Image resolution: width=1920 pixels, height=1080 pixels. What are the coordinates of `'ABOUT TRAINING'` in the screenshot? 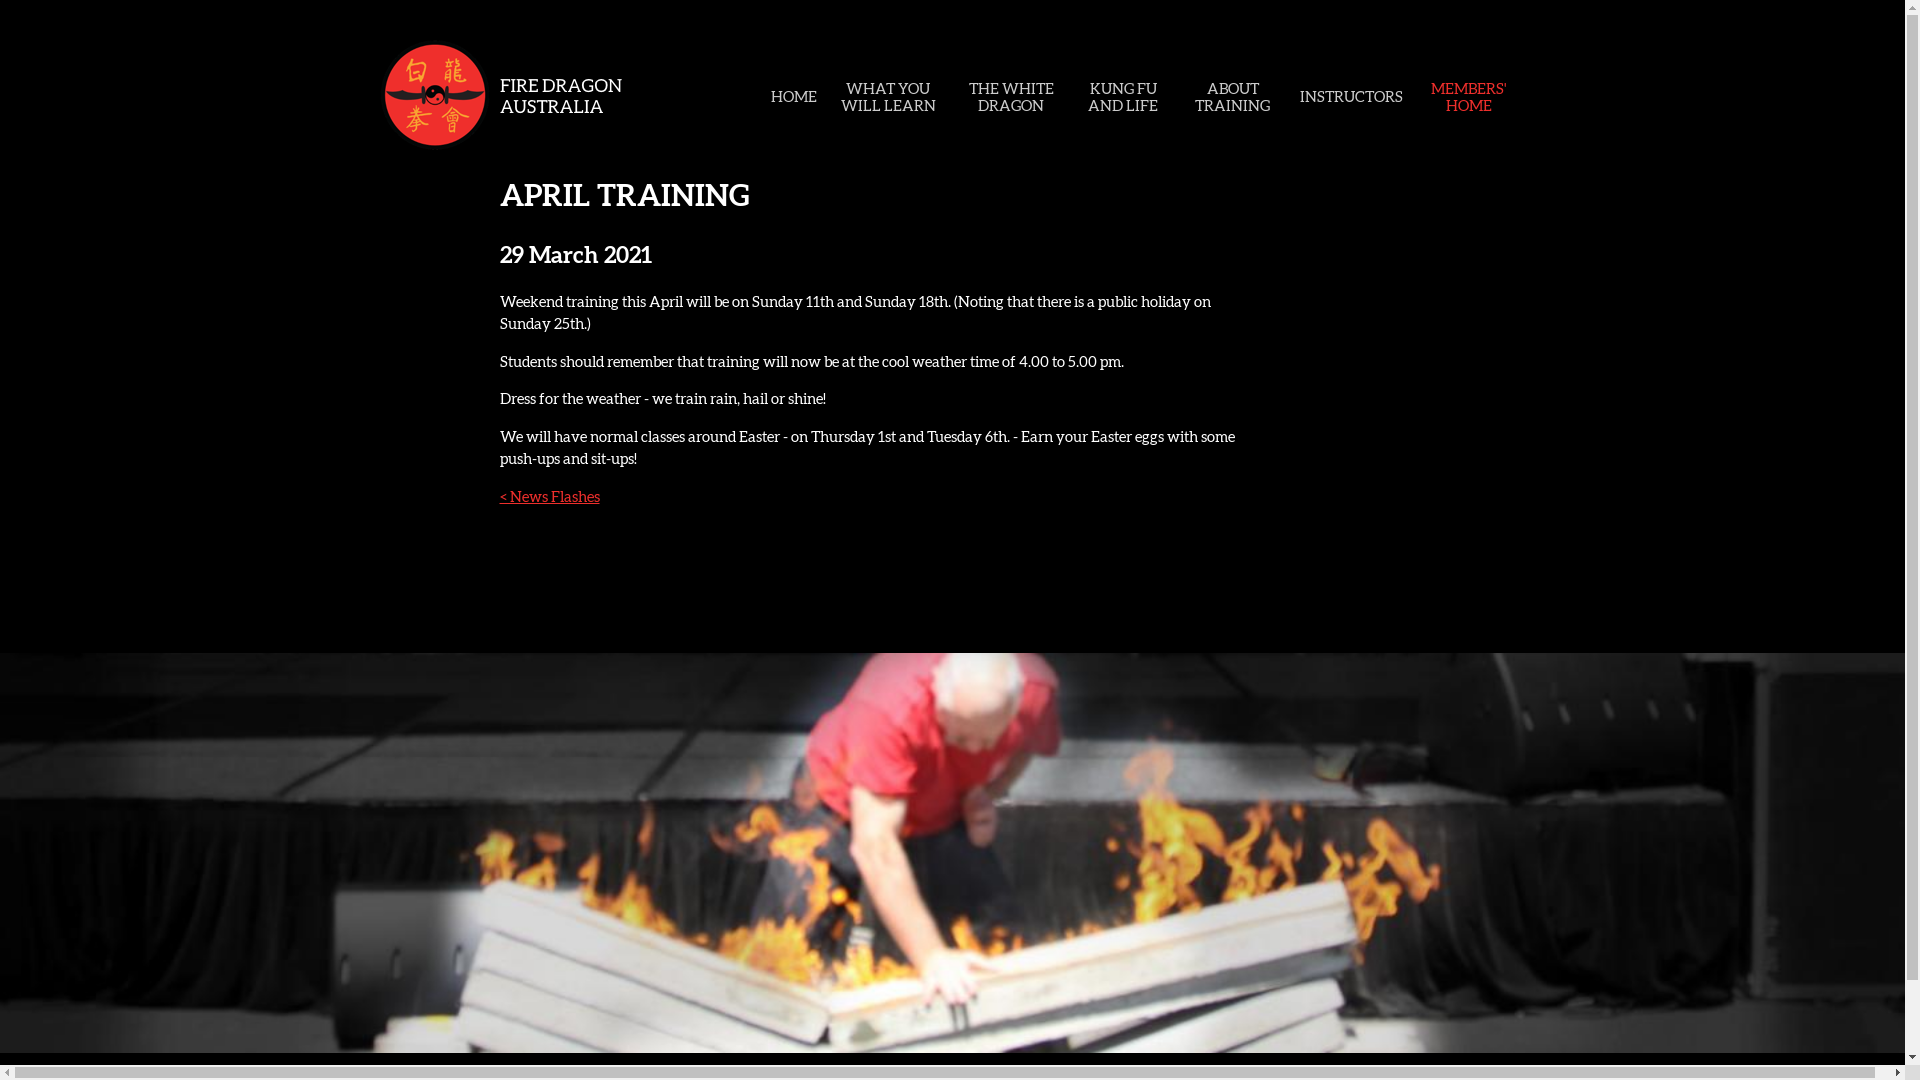 It's located at (1231, 96).